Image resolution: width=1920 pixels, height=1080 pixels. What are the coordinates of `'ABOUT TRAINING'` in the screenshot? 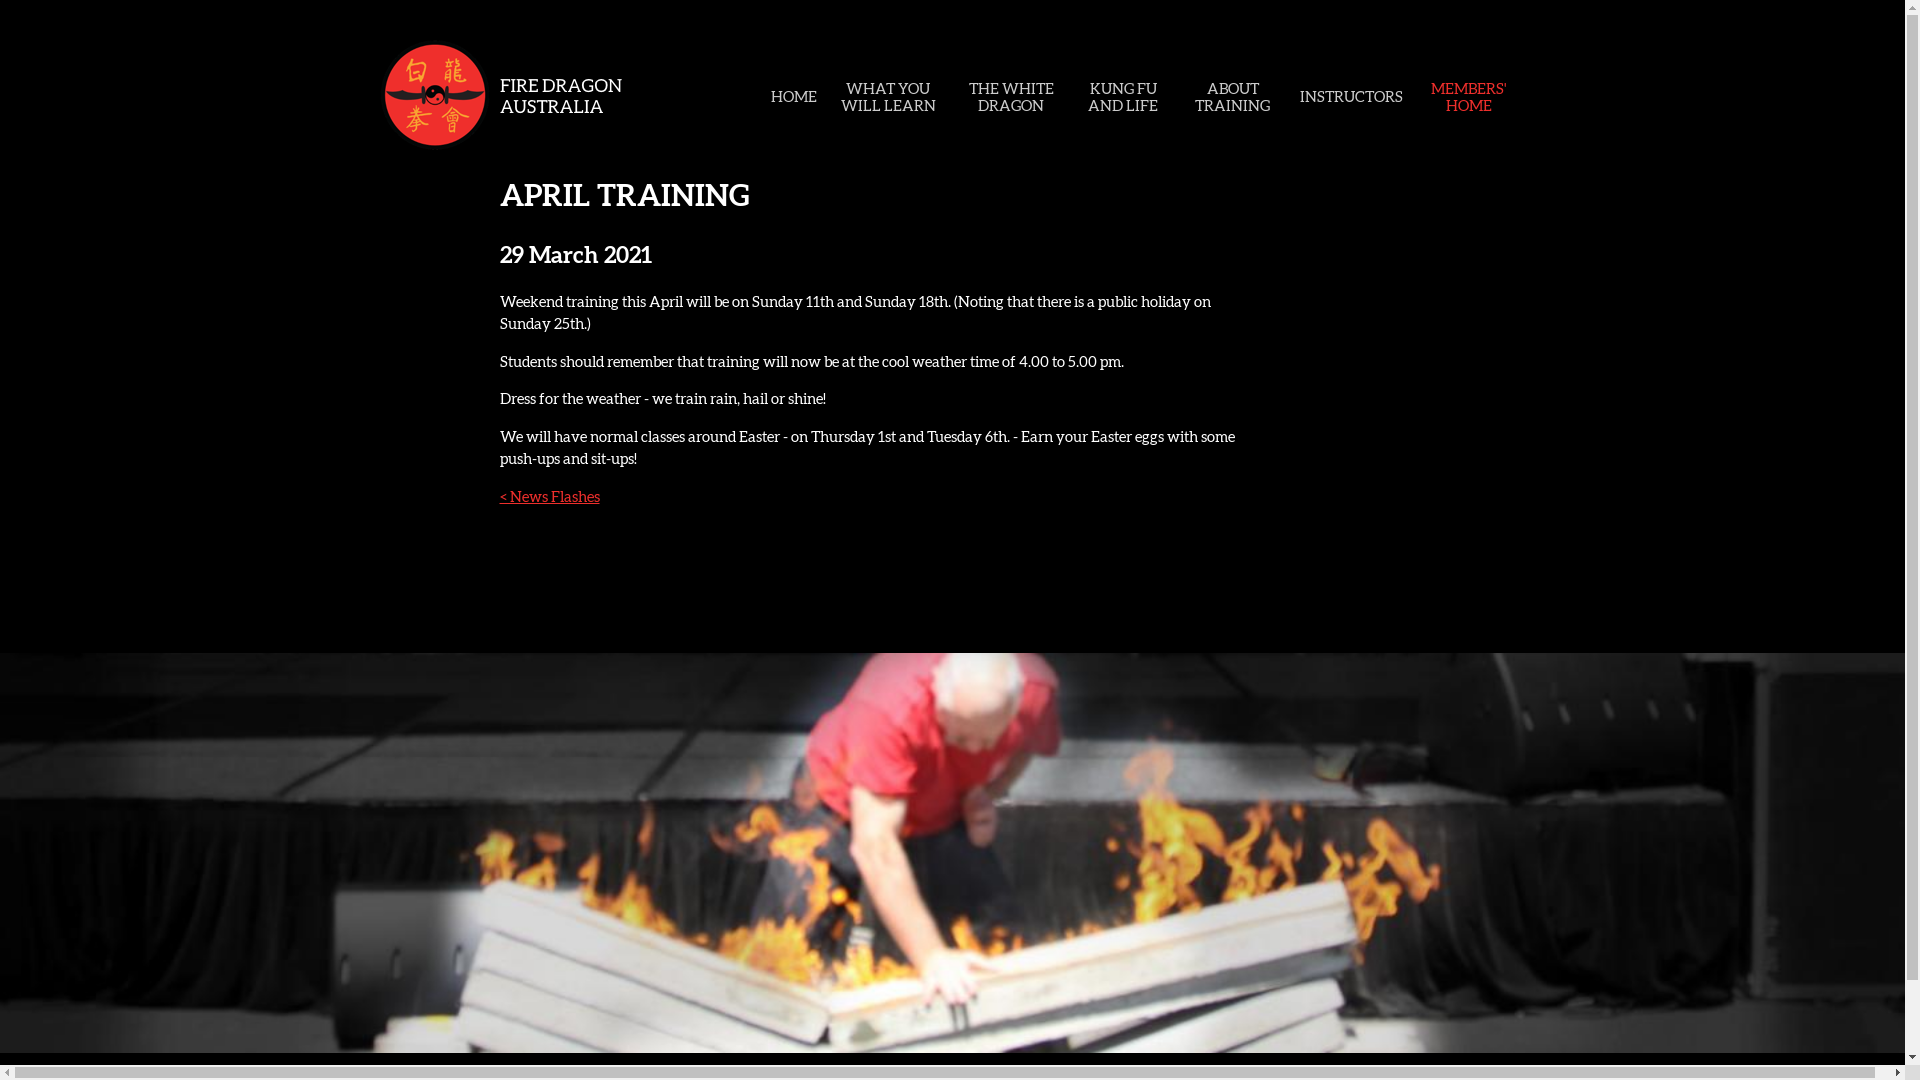 It's located at (1231, 96).